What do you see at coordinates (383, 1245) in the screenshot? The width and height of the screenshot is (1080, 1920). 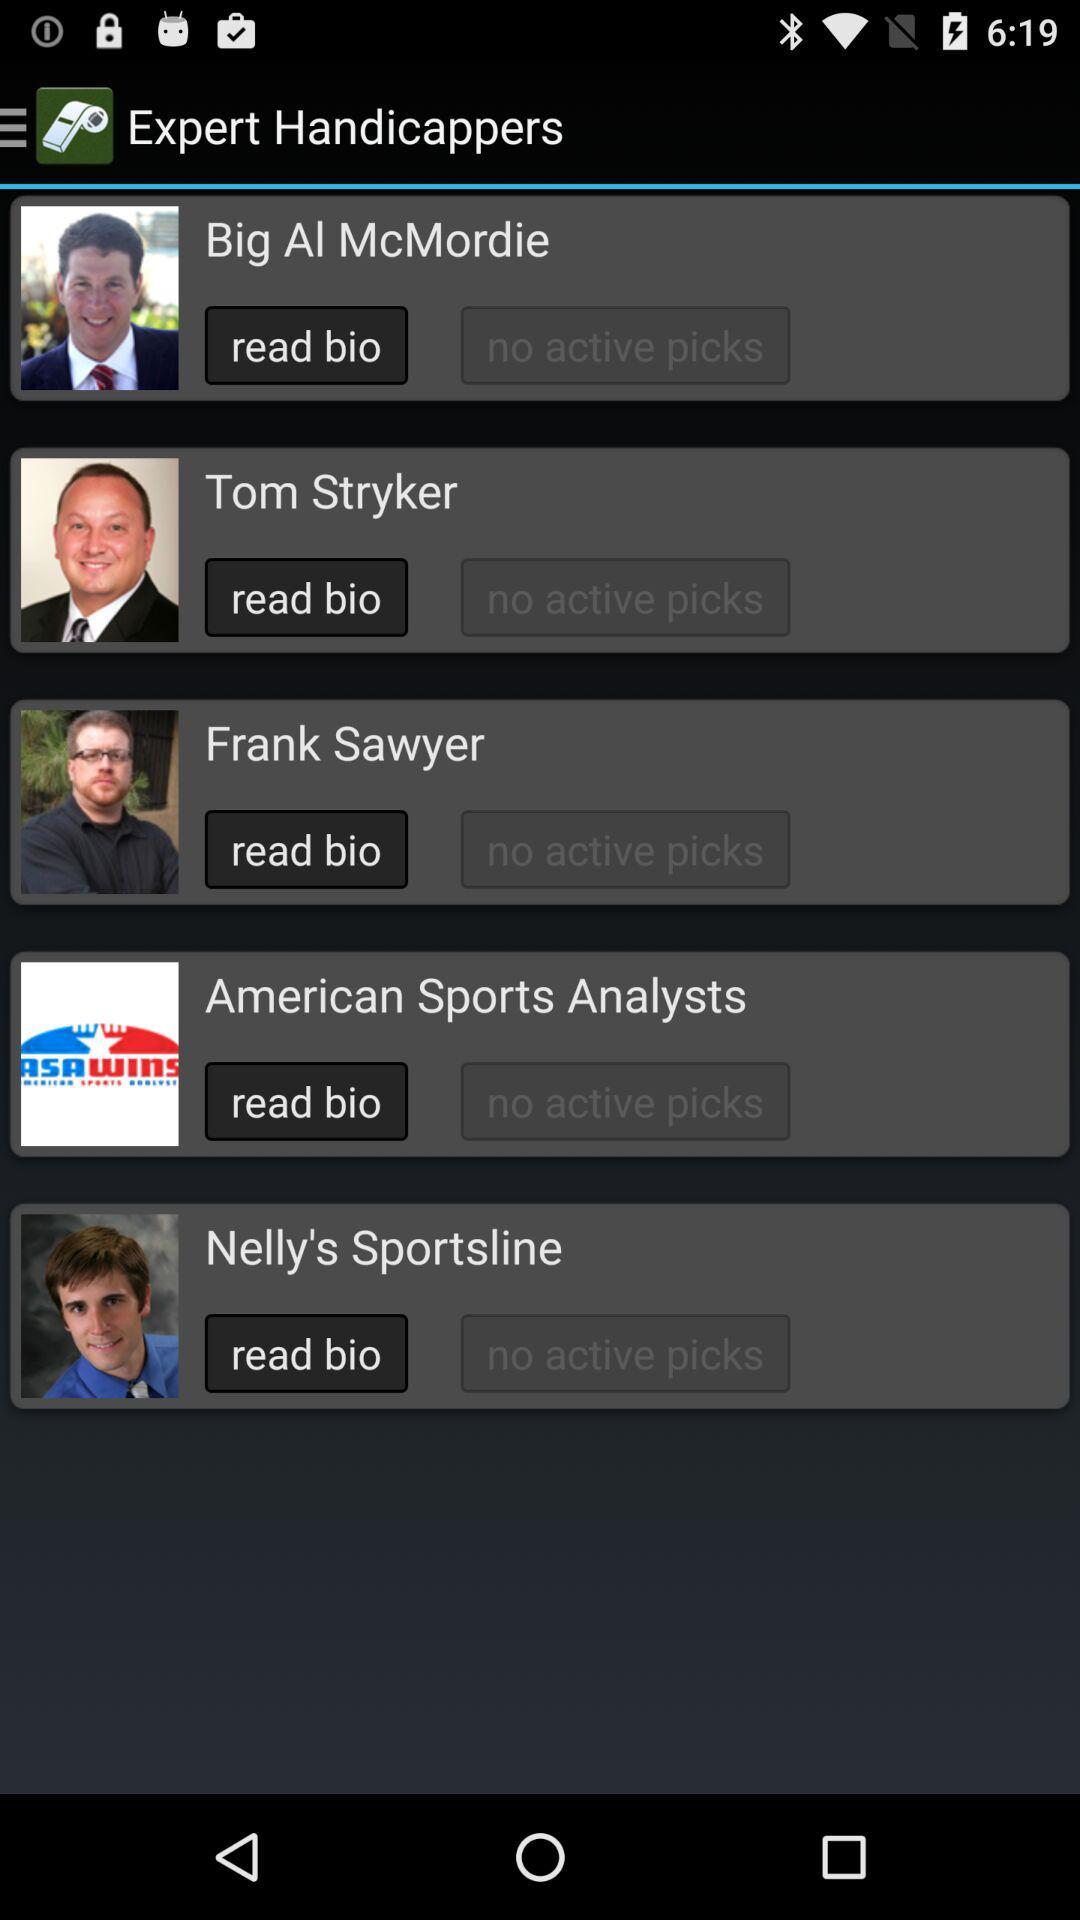 I see `the nelly's sportsline icon` at bounding box center [383, 1245].